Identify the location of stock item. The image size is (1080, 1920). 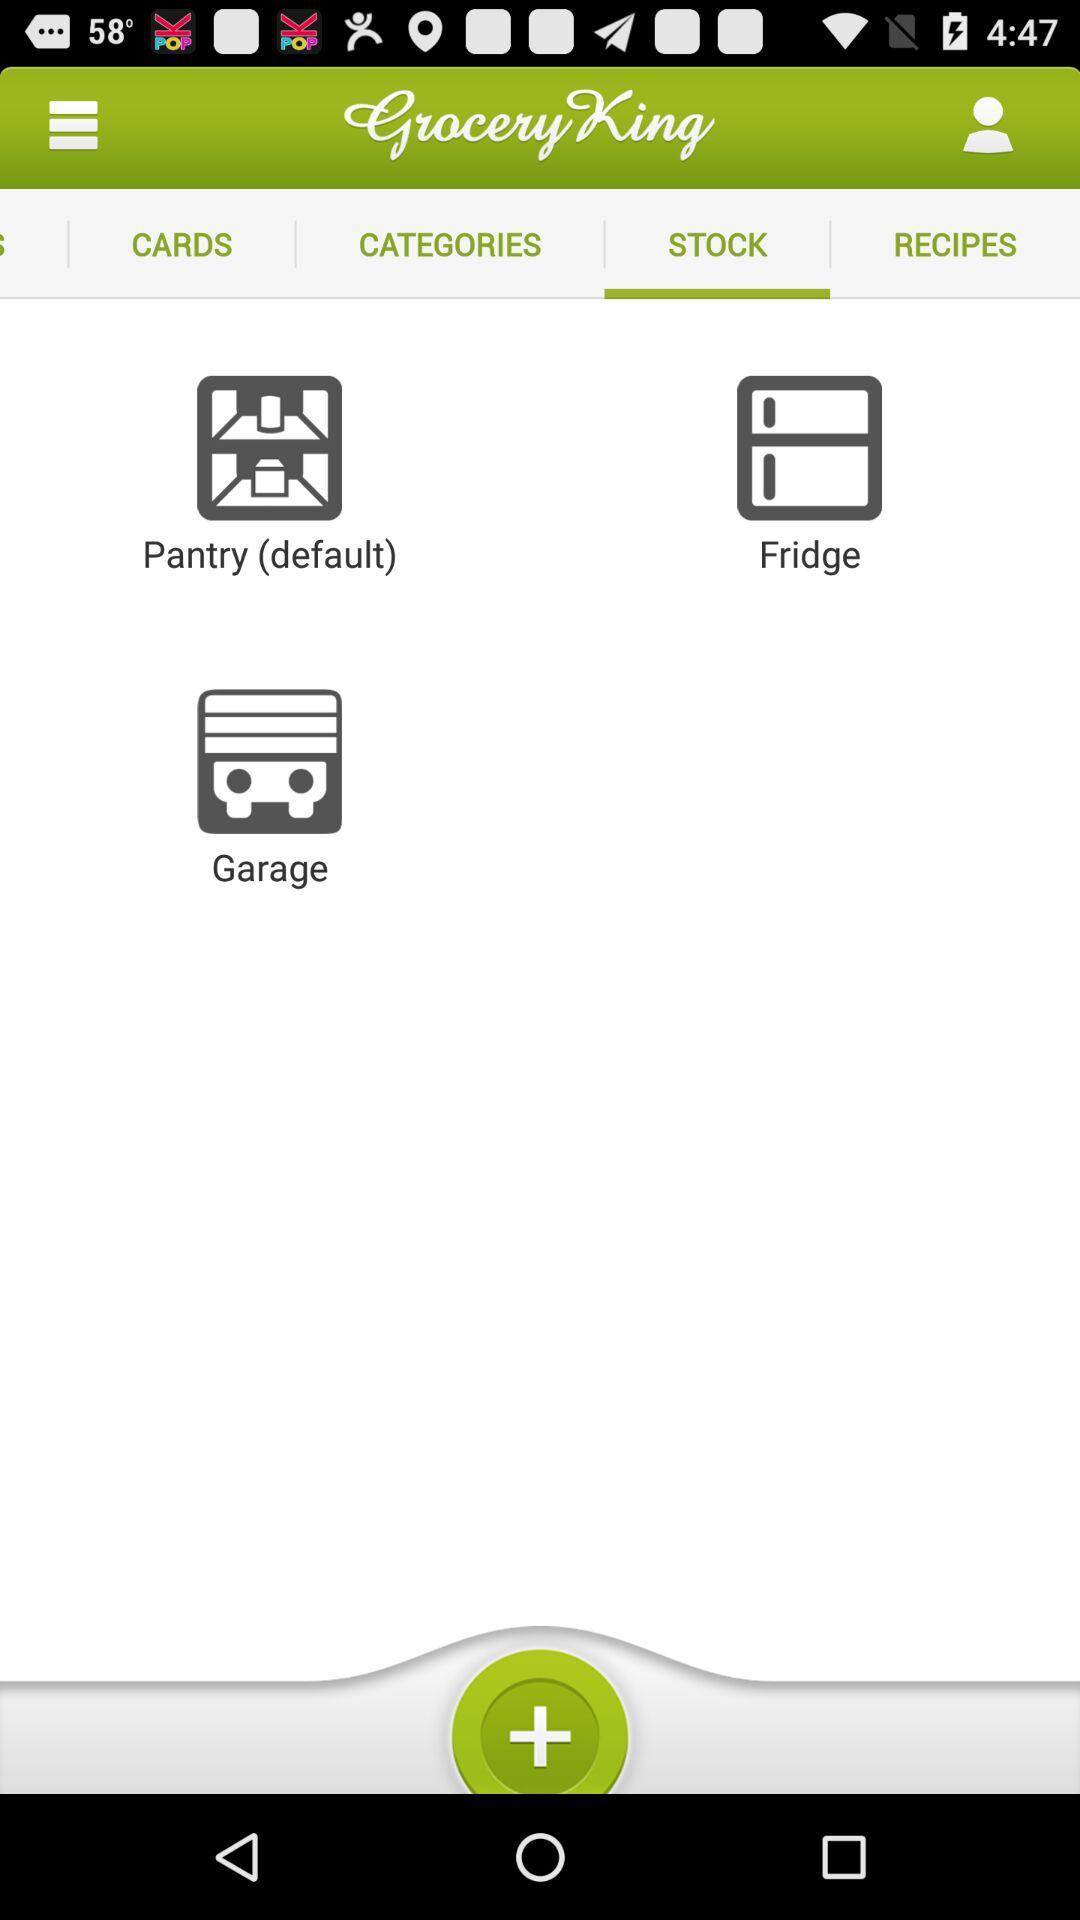
(716, 243).